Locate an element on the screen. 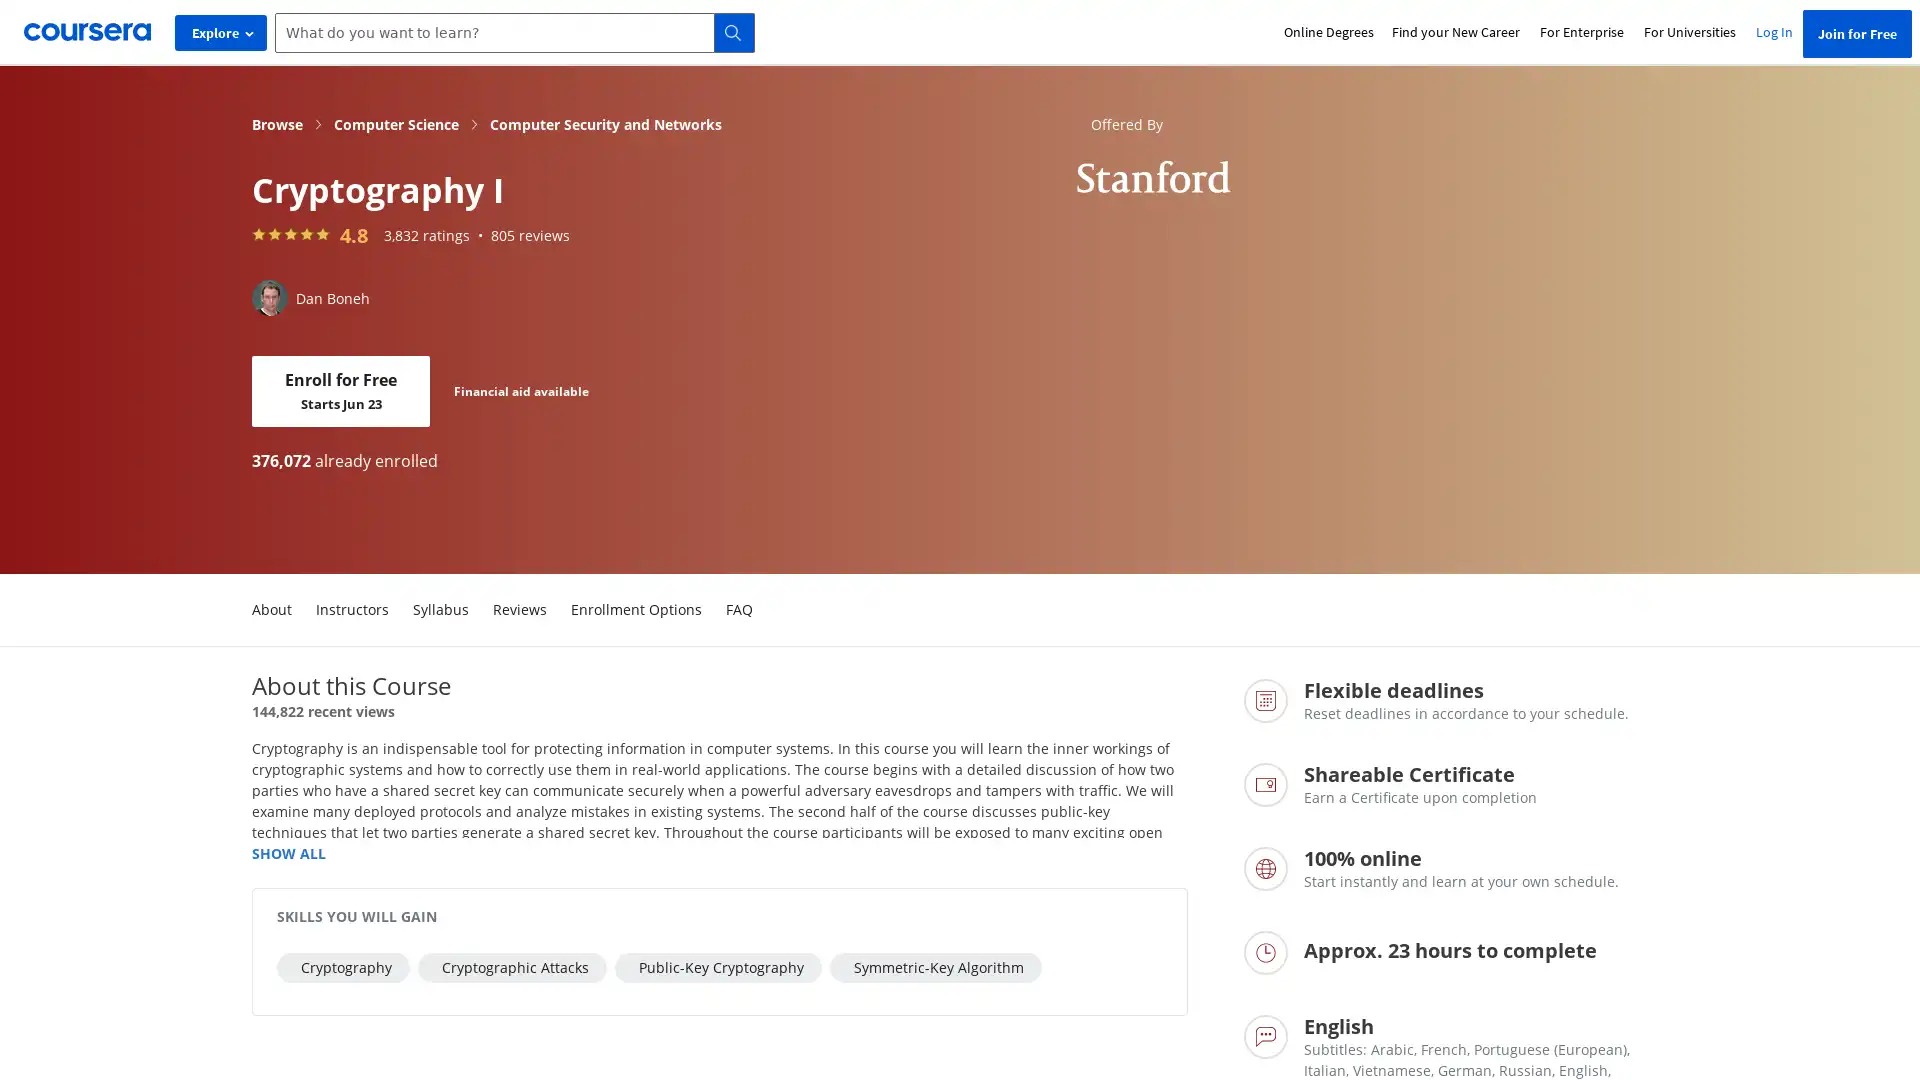 The height and width of the screenshot is (1080, 1920). Enroll for Free Starts Jun 23 is located at coordinates (340, 391).